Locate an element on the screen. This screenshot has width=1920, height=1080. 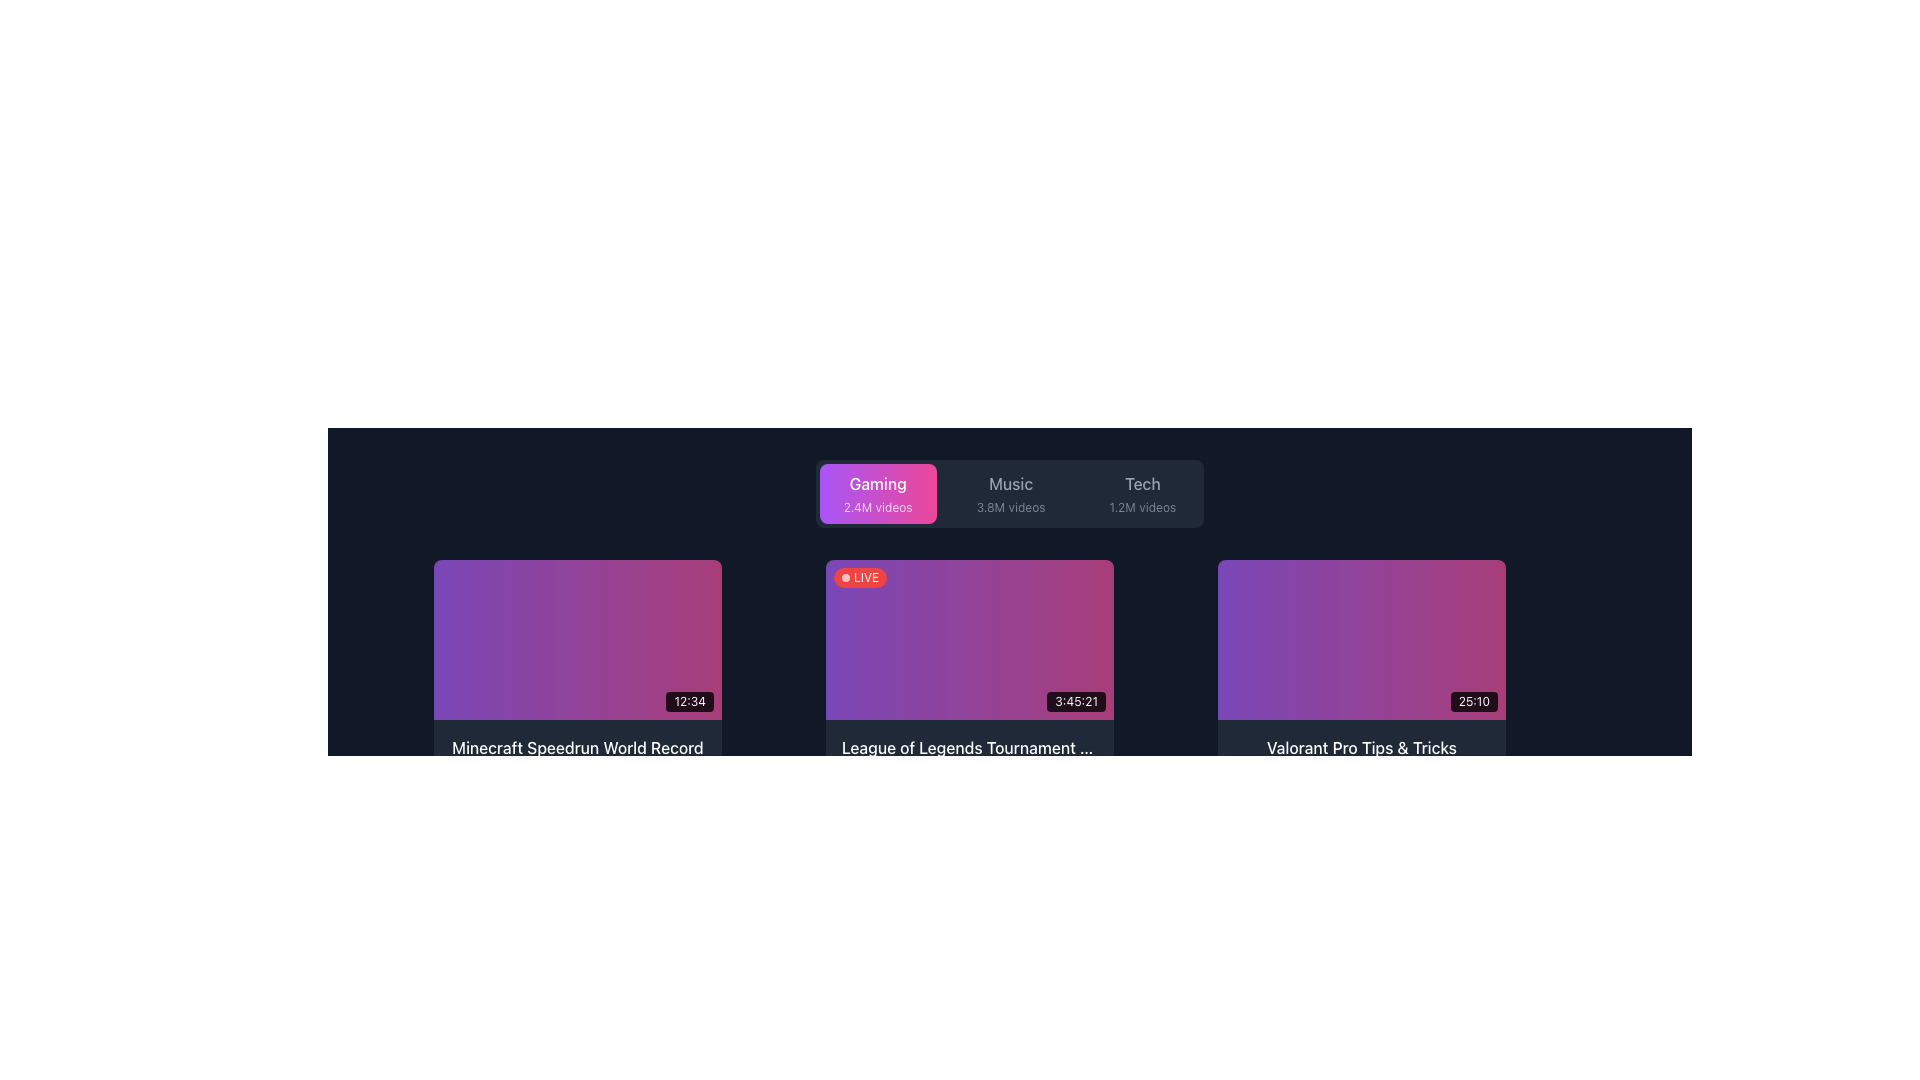
the decorative icons or graphical indicators located beneath the 'Minecraft Speedrun World Record' card in the lower middle interface is located at coordinates (686, 777).